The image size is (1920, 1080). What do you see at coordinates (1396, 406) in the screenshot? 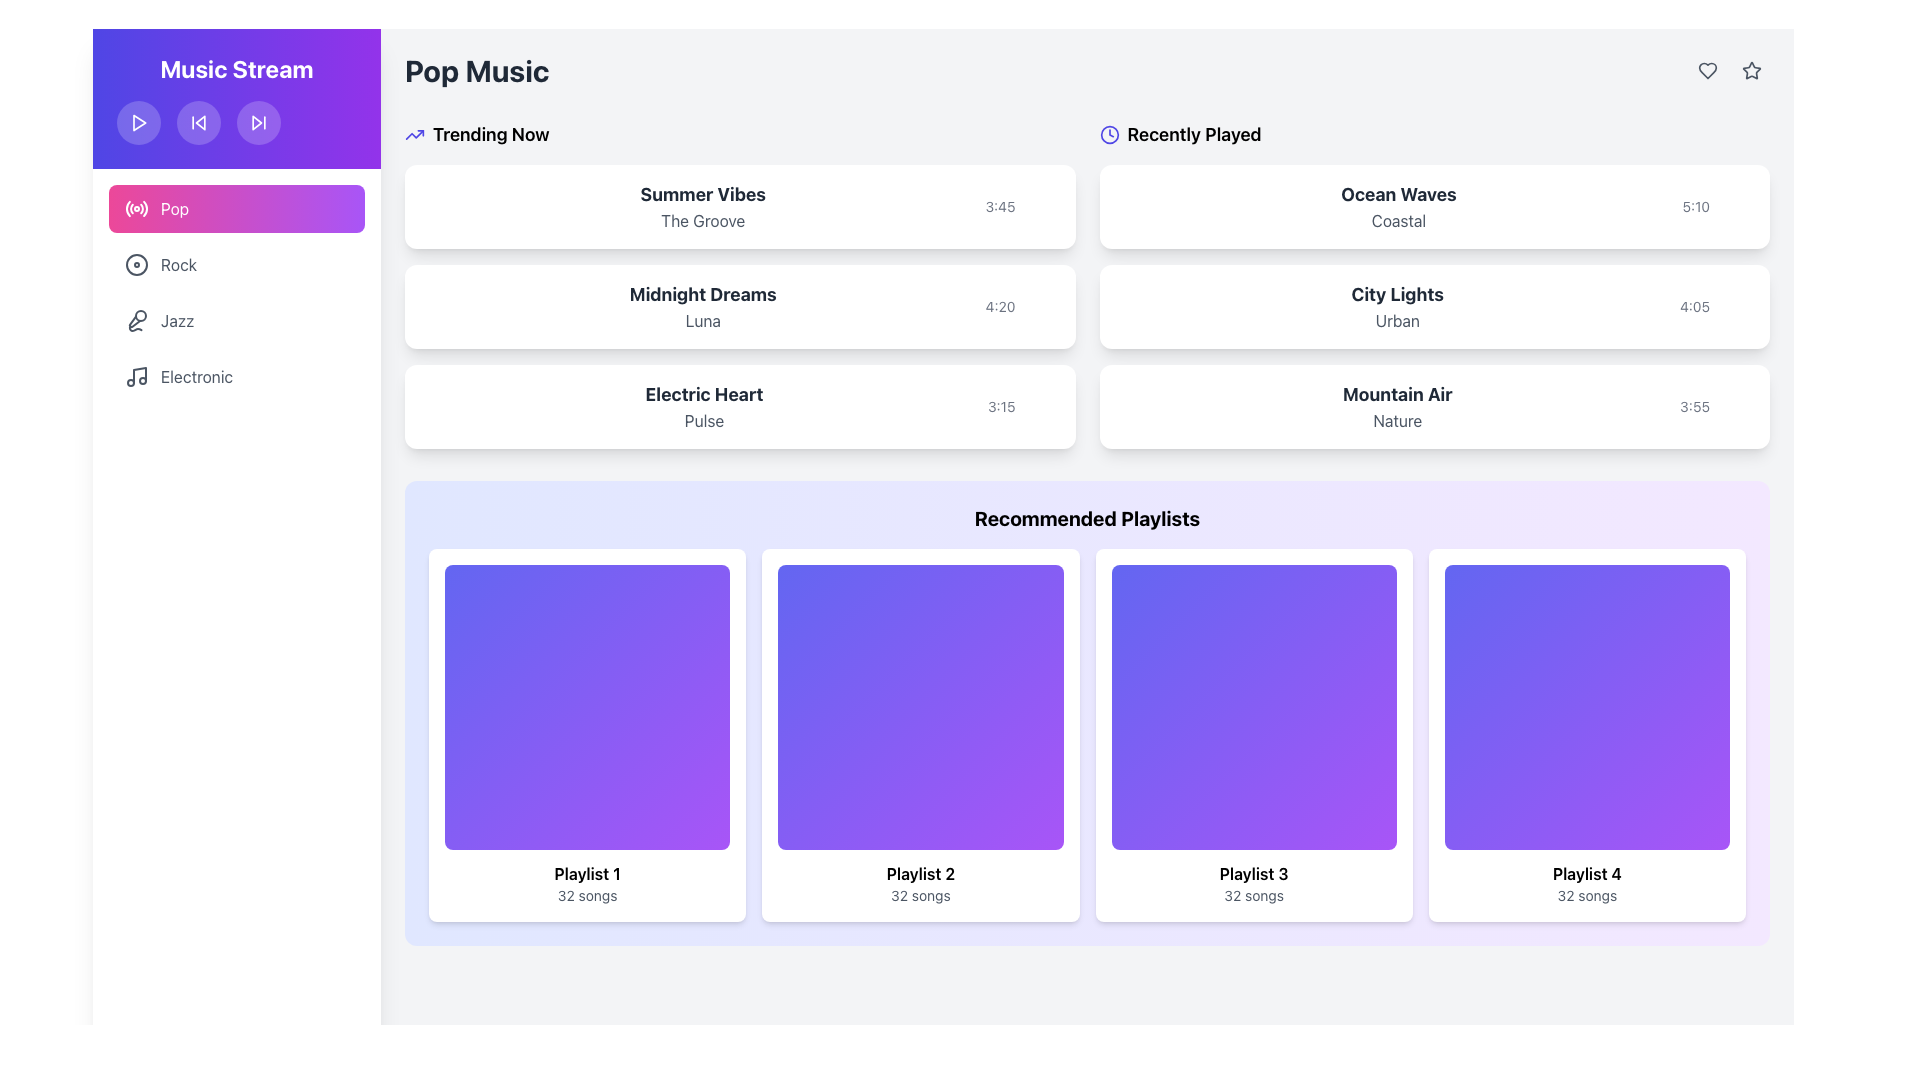
I see `the 'Mountain Air' text element in the 'Recently Played' section` at bounding box center [1396, 406].